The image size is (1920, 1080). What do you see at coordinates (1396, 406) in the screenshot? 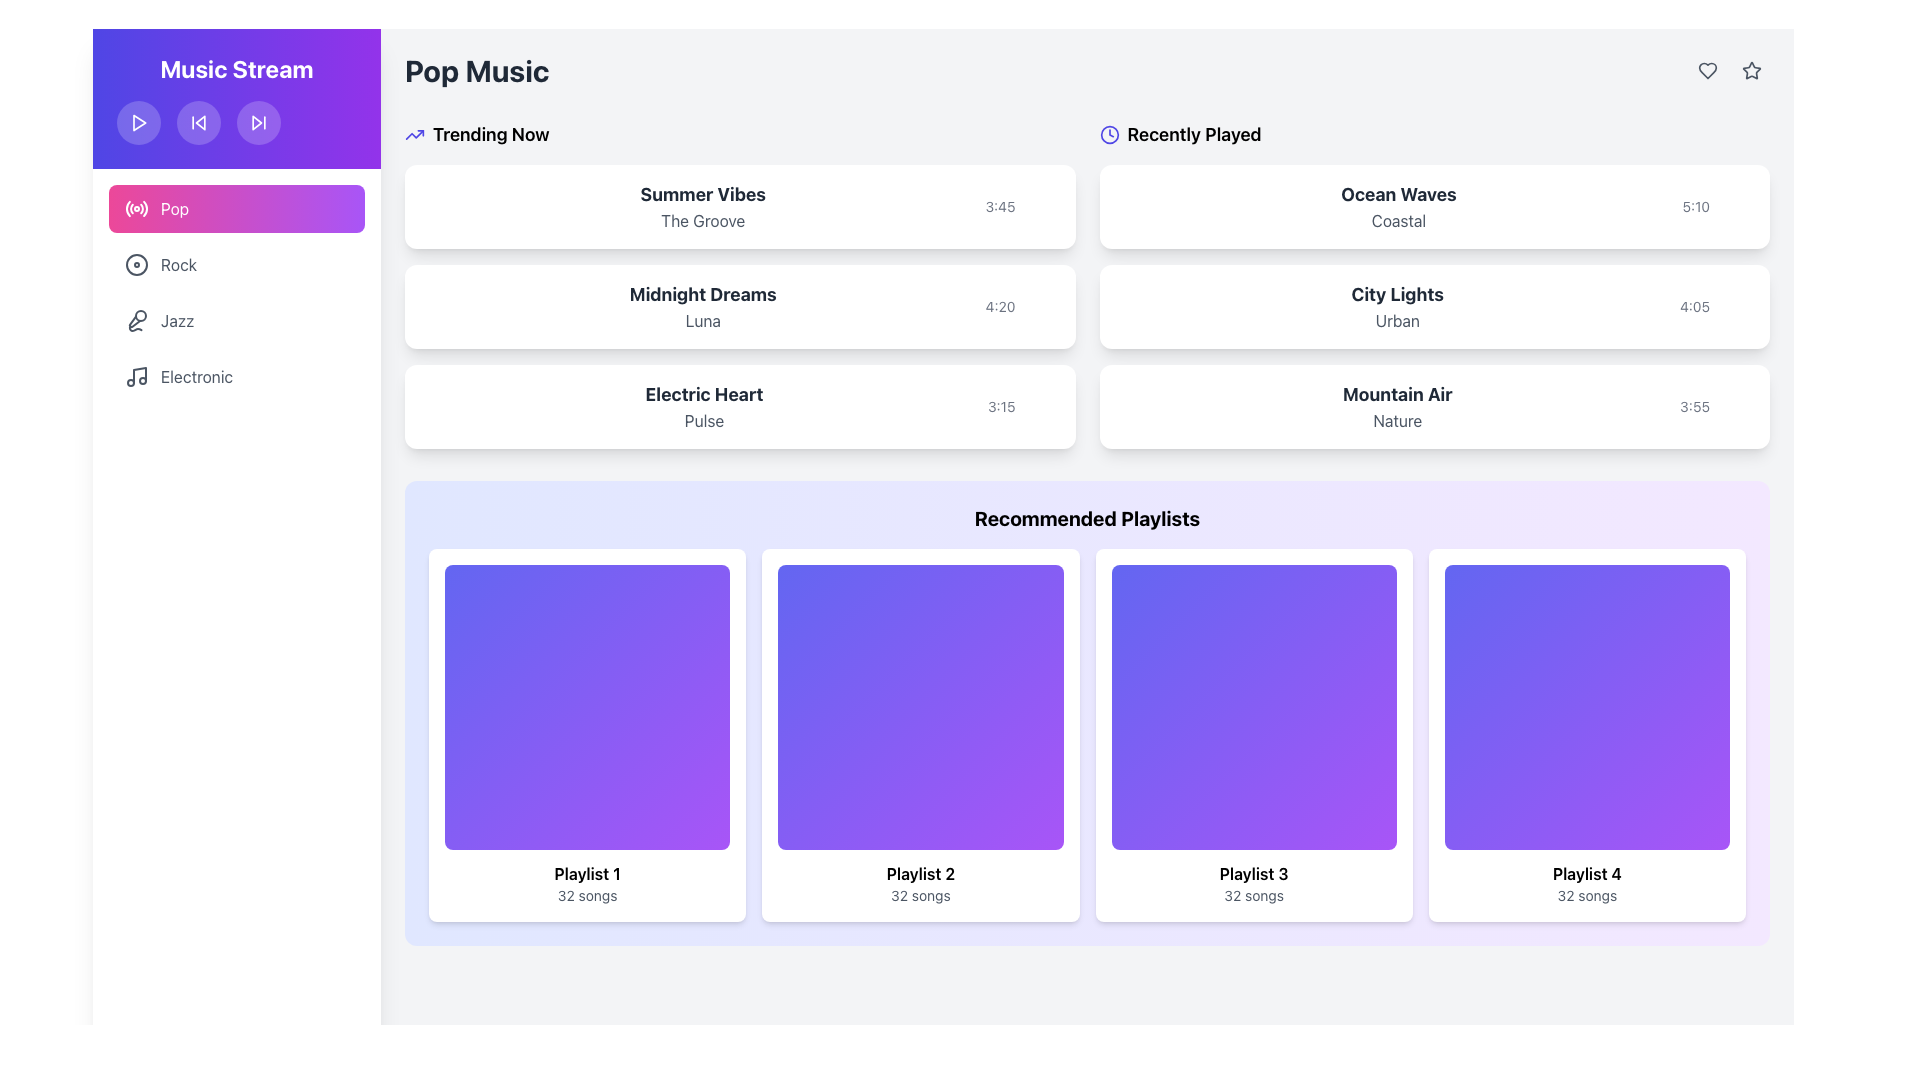
I see `the 'Mountain Air' text element in the 'Recently Played' section` at bounding box center [1396, 406].